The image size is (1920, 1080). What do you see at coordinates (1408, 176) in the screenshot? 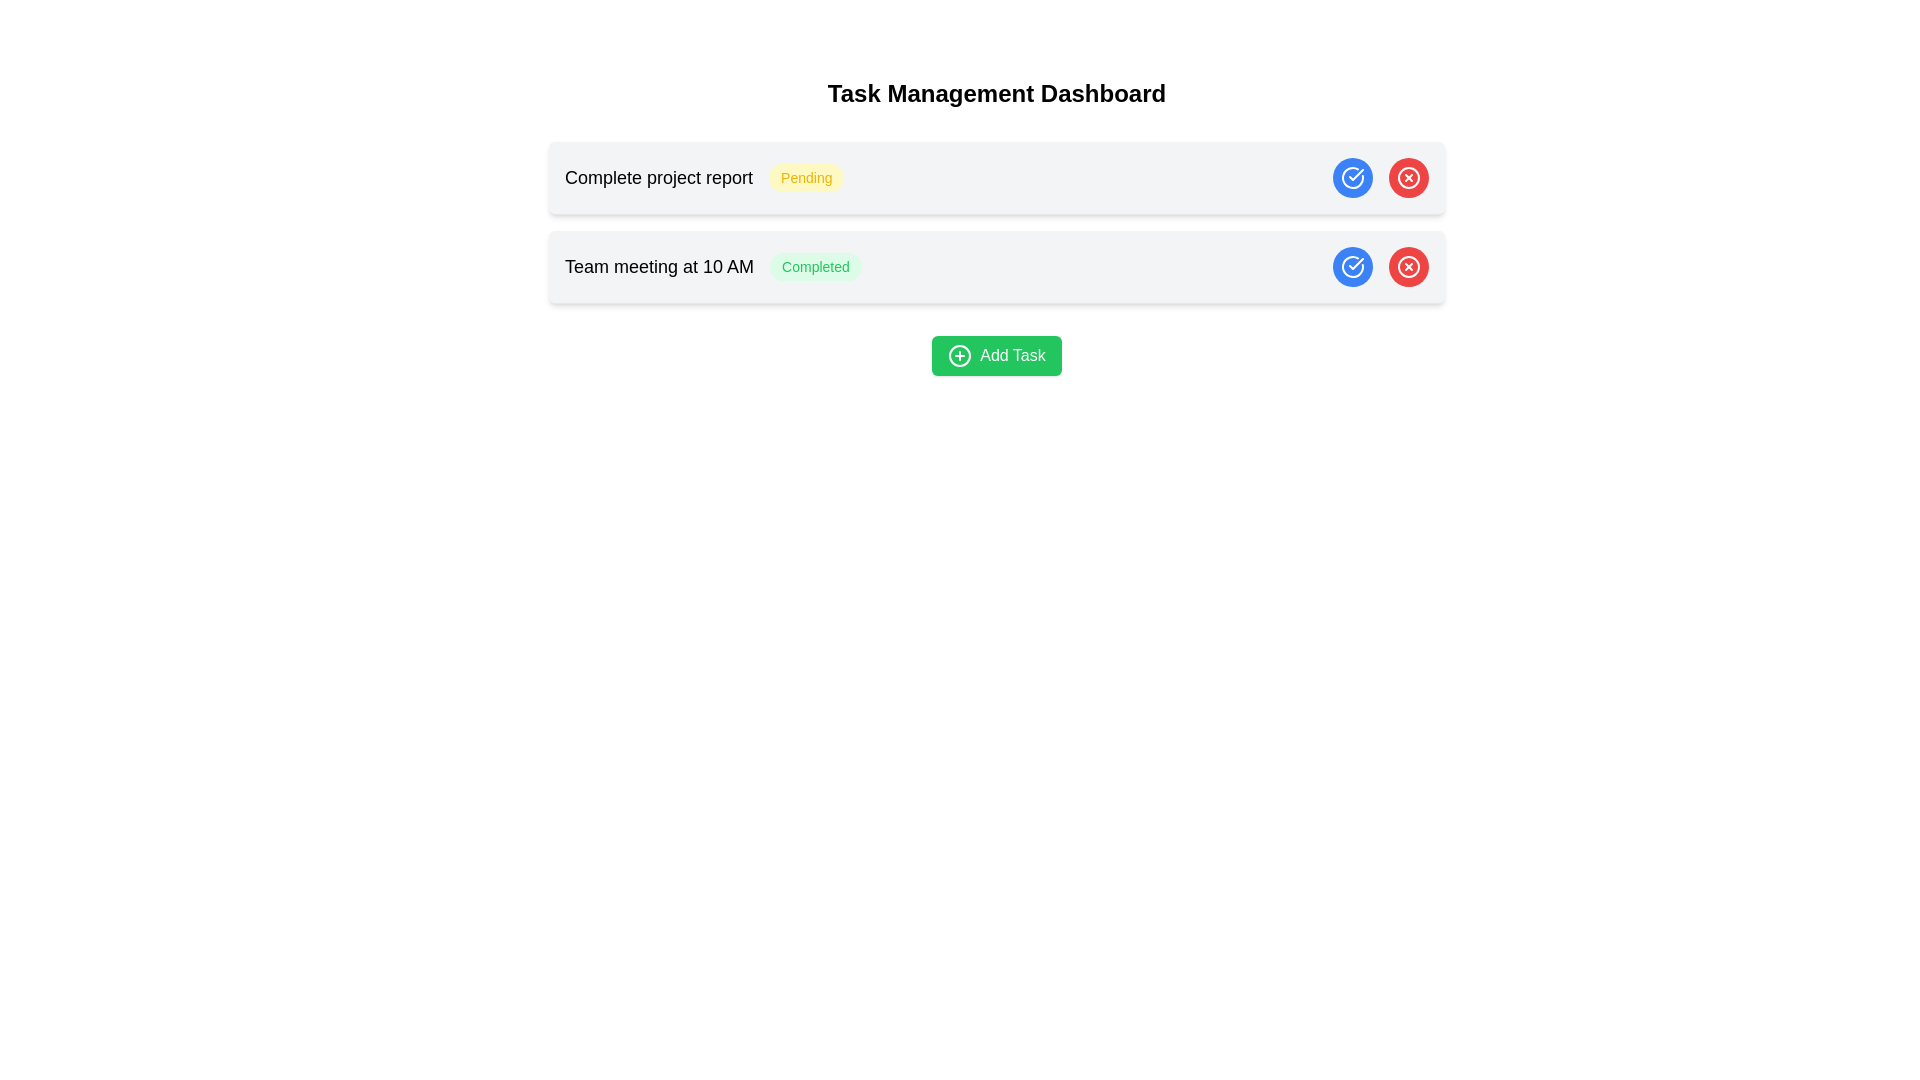
I see `the circular red button with a white cross symbol located at the right end of the top task row to change its background color` at bounding box center [1408, 176].